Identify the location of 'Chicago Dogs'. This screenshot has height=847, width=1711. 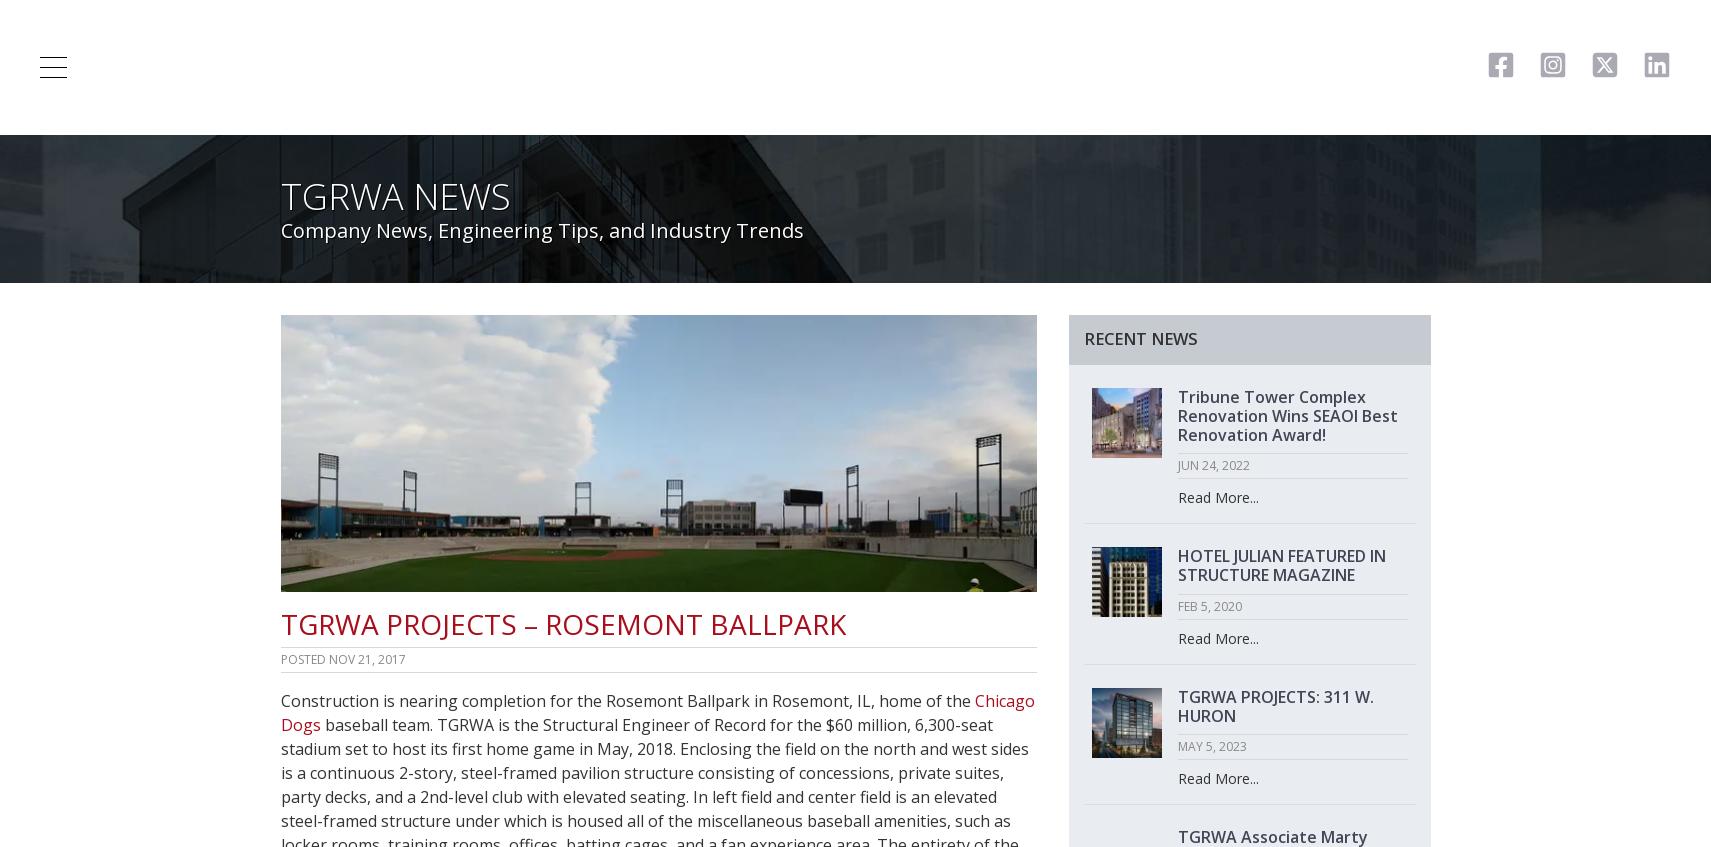
(656, 711).